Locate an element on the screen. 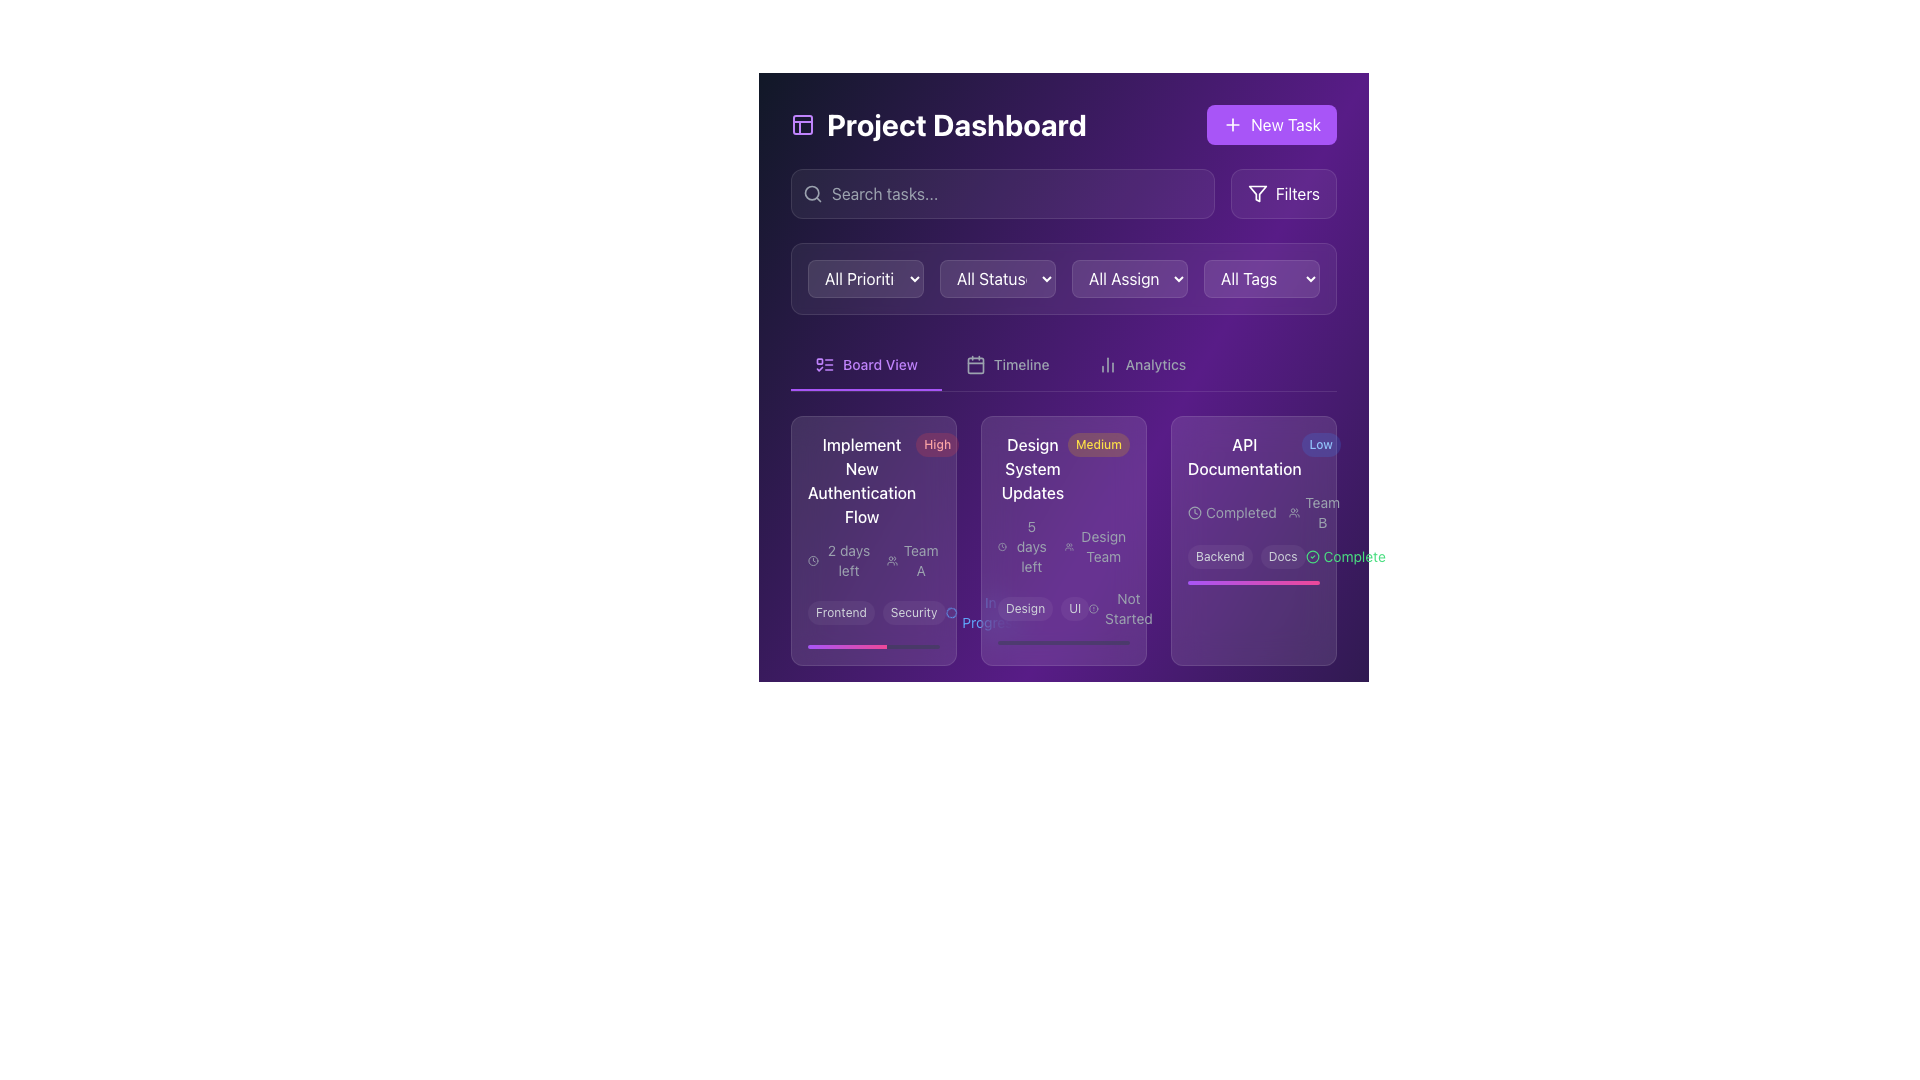  the analytics icon located to the left of the 'Analytics' text label is located at coordinates (1106, 365).